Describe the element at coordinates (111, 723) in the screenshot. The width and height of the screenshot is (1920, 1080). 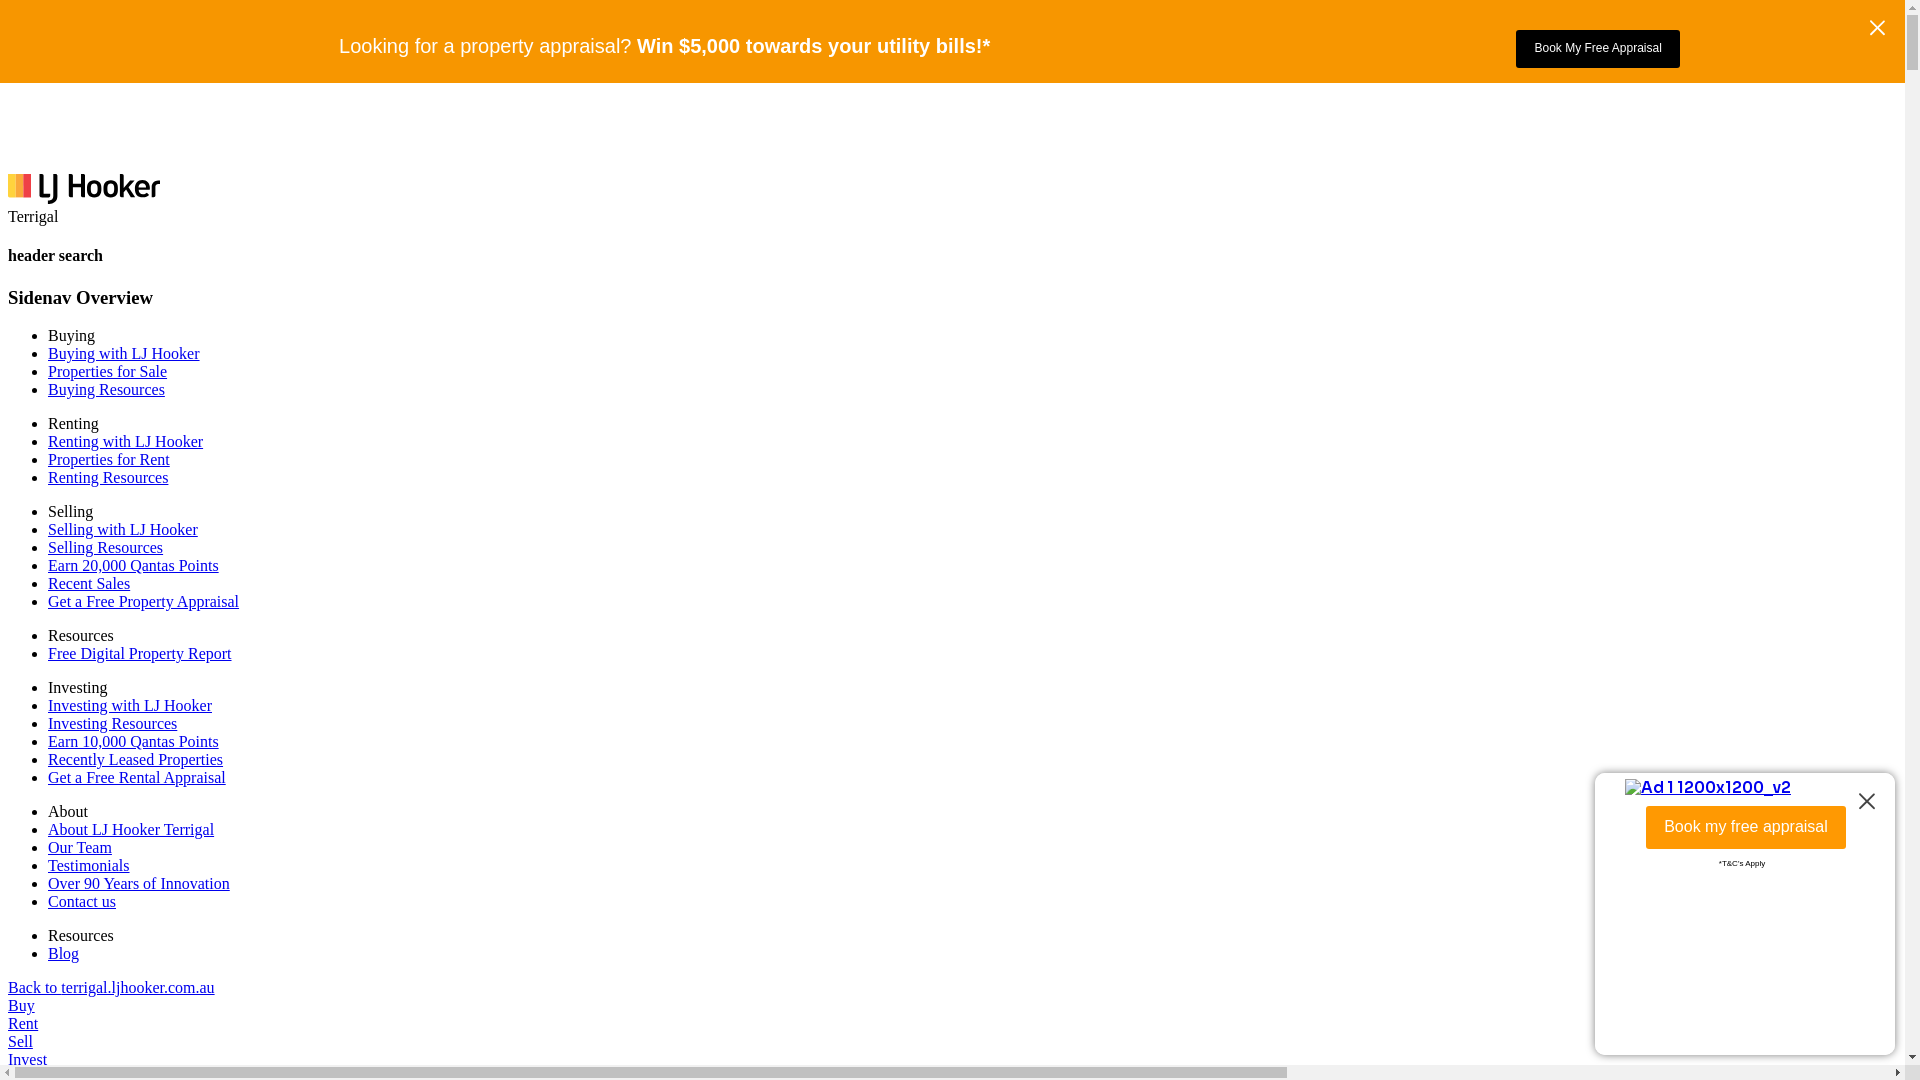
I see `'Investing Resources'` at that location.